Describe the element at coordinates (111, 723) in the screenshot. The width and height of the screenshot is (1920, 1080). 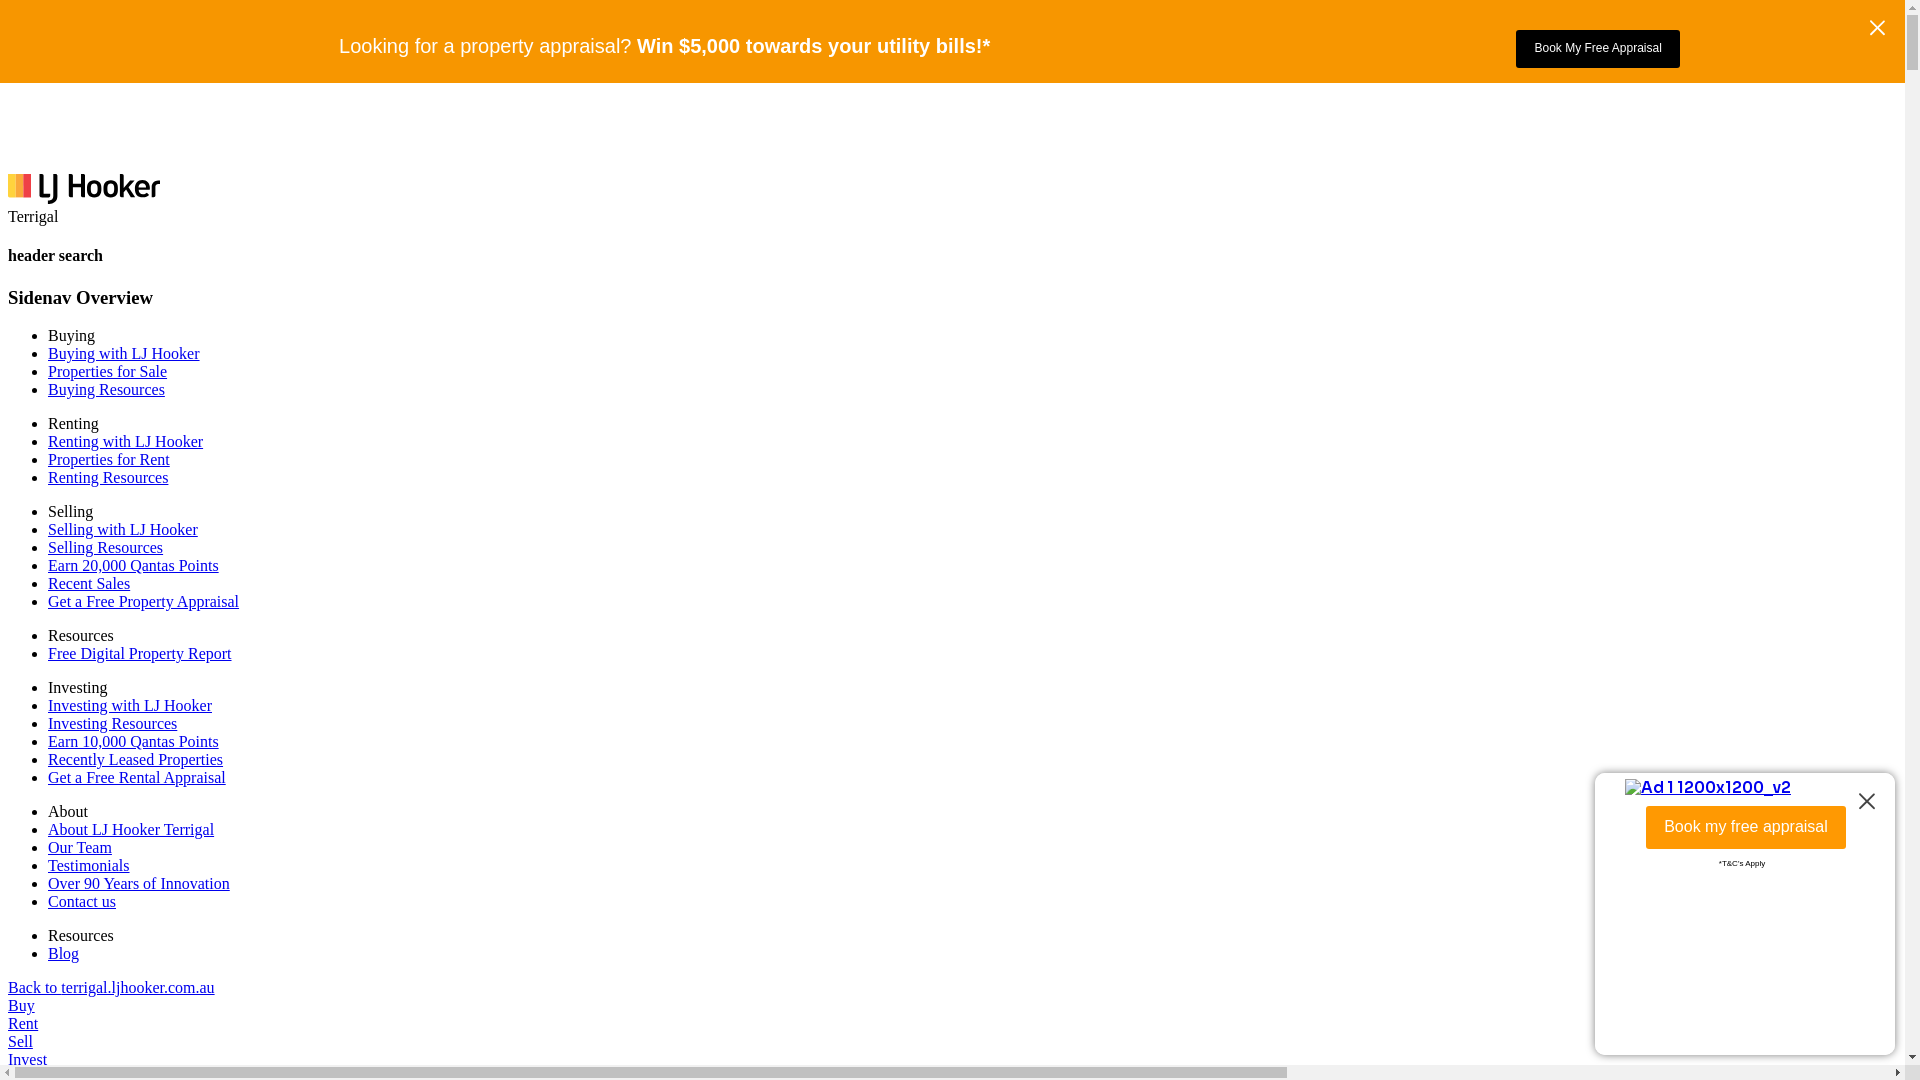
I see `'Investing Resources'` at that location.